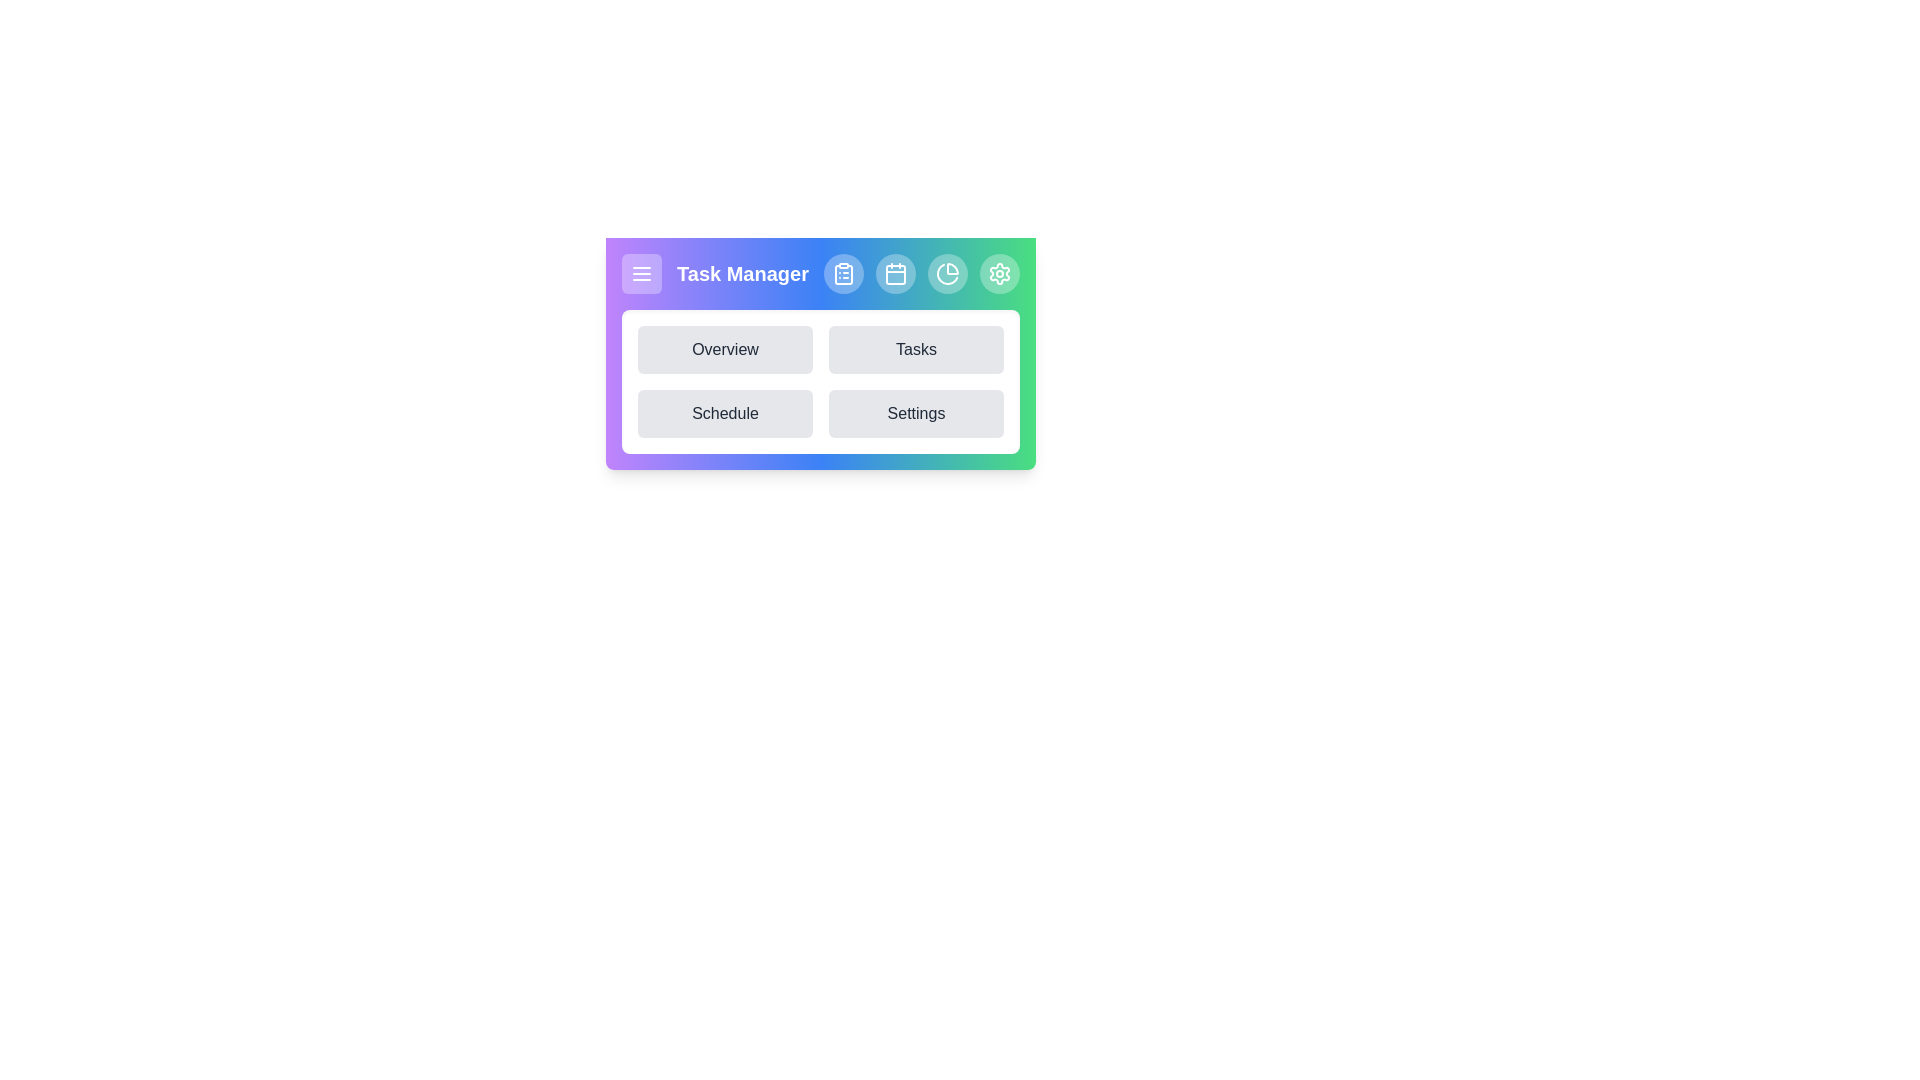 This screenshot has height=1080, width=1920. Describe the element at coordinates (915, 349) in the screenshot. I see `the button labeled Tasks to observe visual feedback` at that location.